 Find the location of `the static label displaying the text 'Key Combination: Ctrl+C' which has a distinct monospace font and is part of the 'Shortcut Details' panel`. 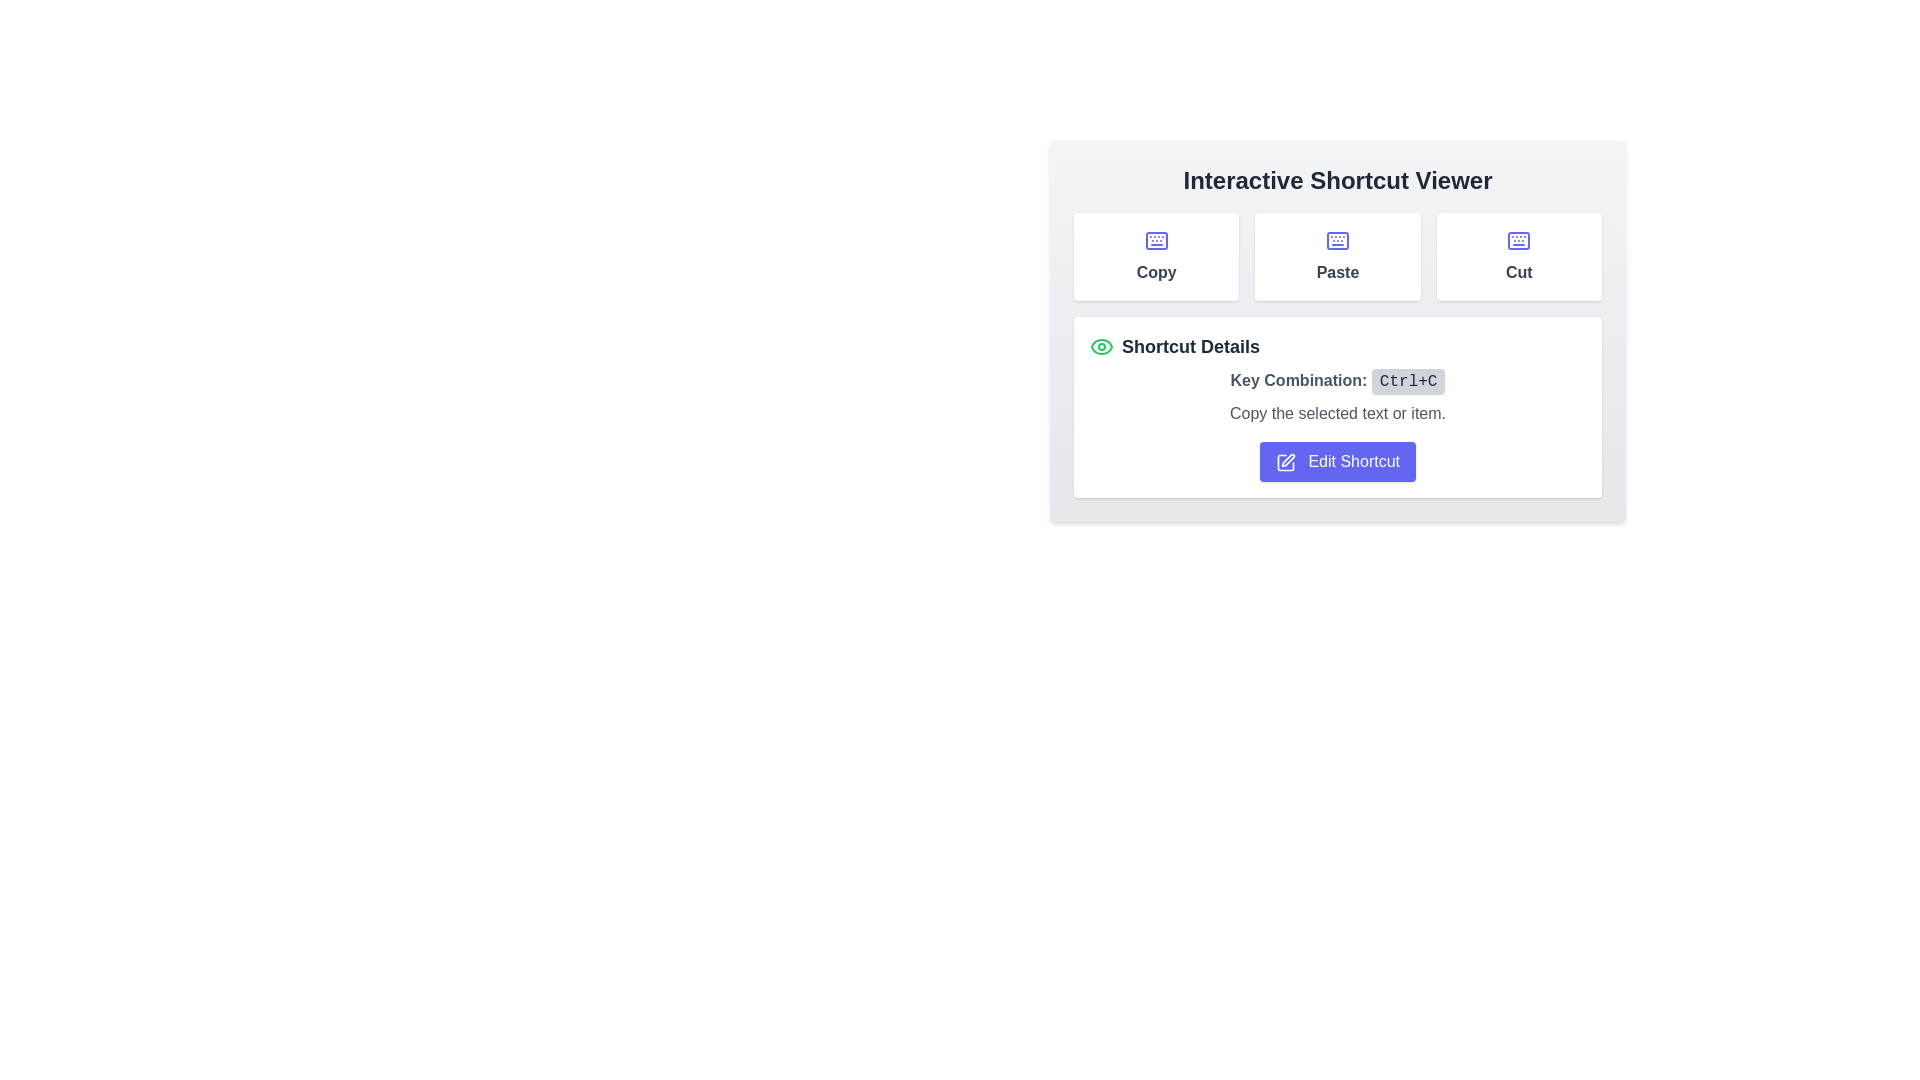

the static label displaying the text 'Key Combination: Ctrl+C' which has a distinct monospace font and is part of the 'Shortcut Details' panel is located at coordinates (1338, 381).